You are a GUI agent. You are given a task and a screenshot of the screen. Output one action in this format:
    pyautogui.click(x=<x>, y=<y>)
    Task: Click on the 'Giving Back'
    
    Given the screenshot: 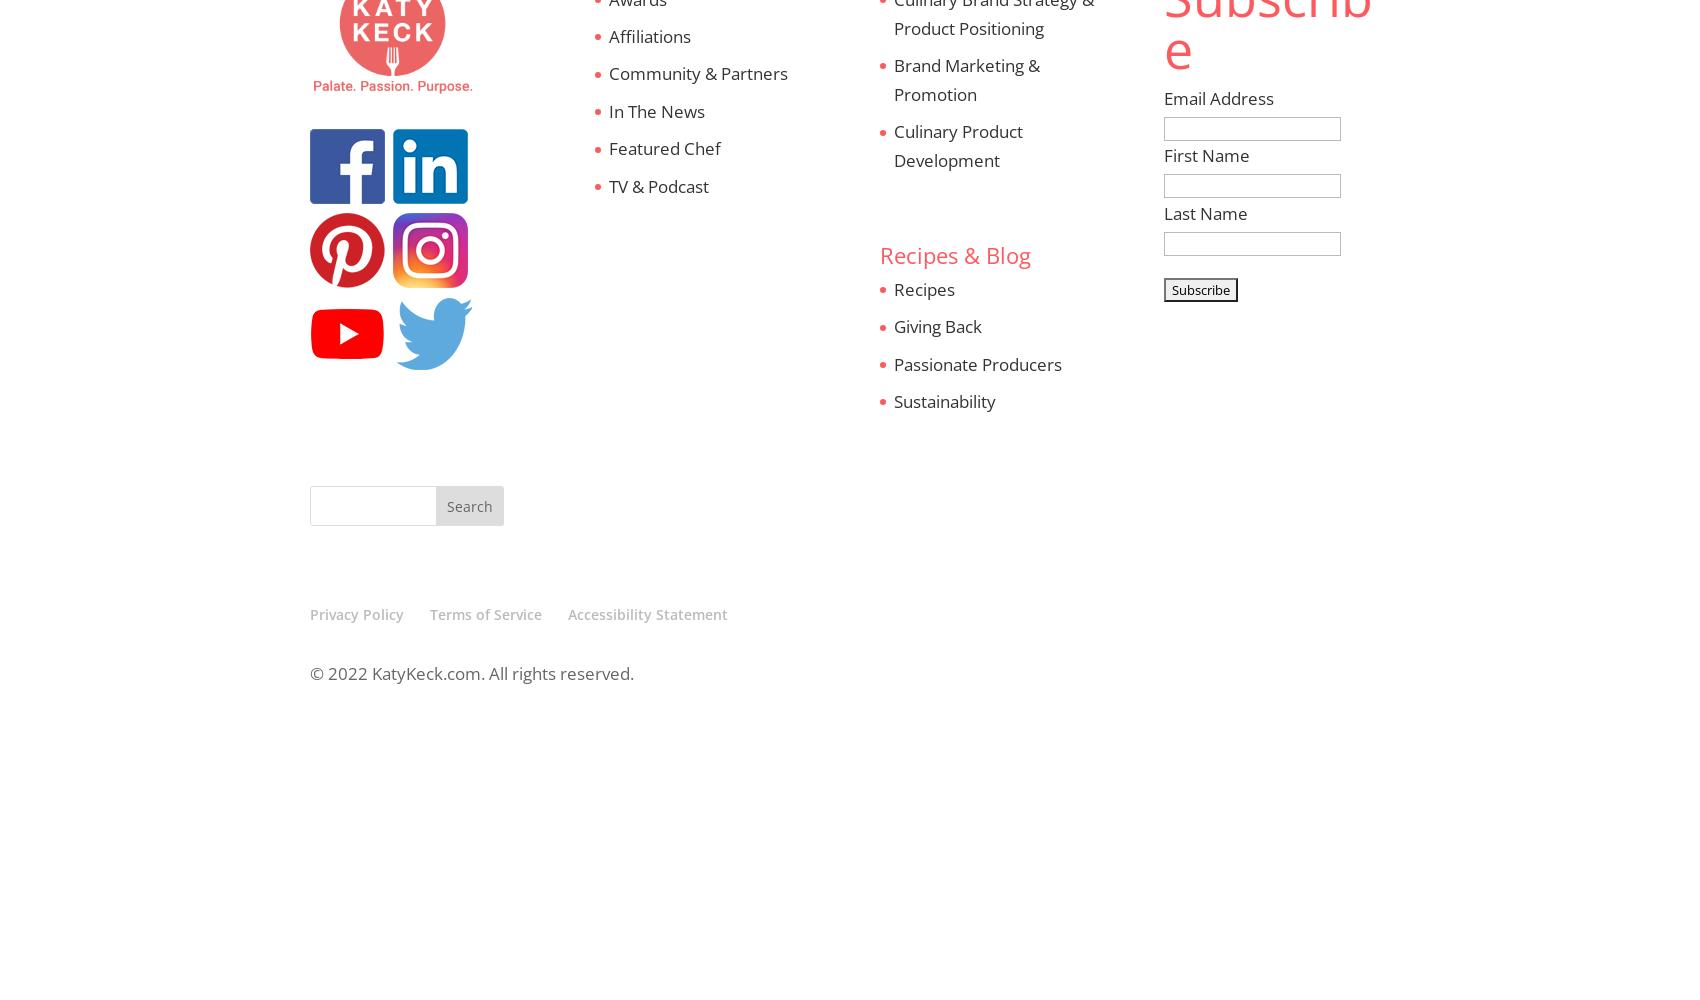 What is the action you would take?
    pyautogui.click(x=937, y=325)
    